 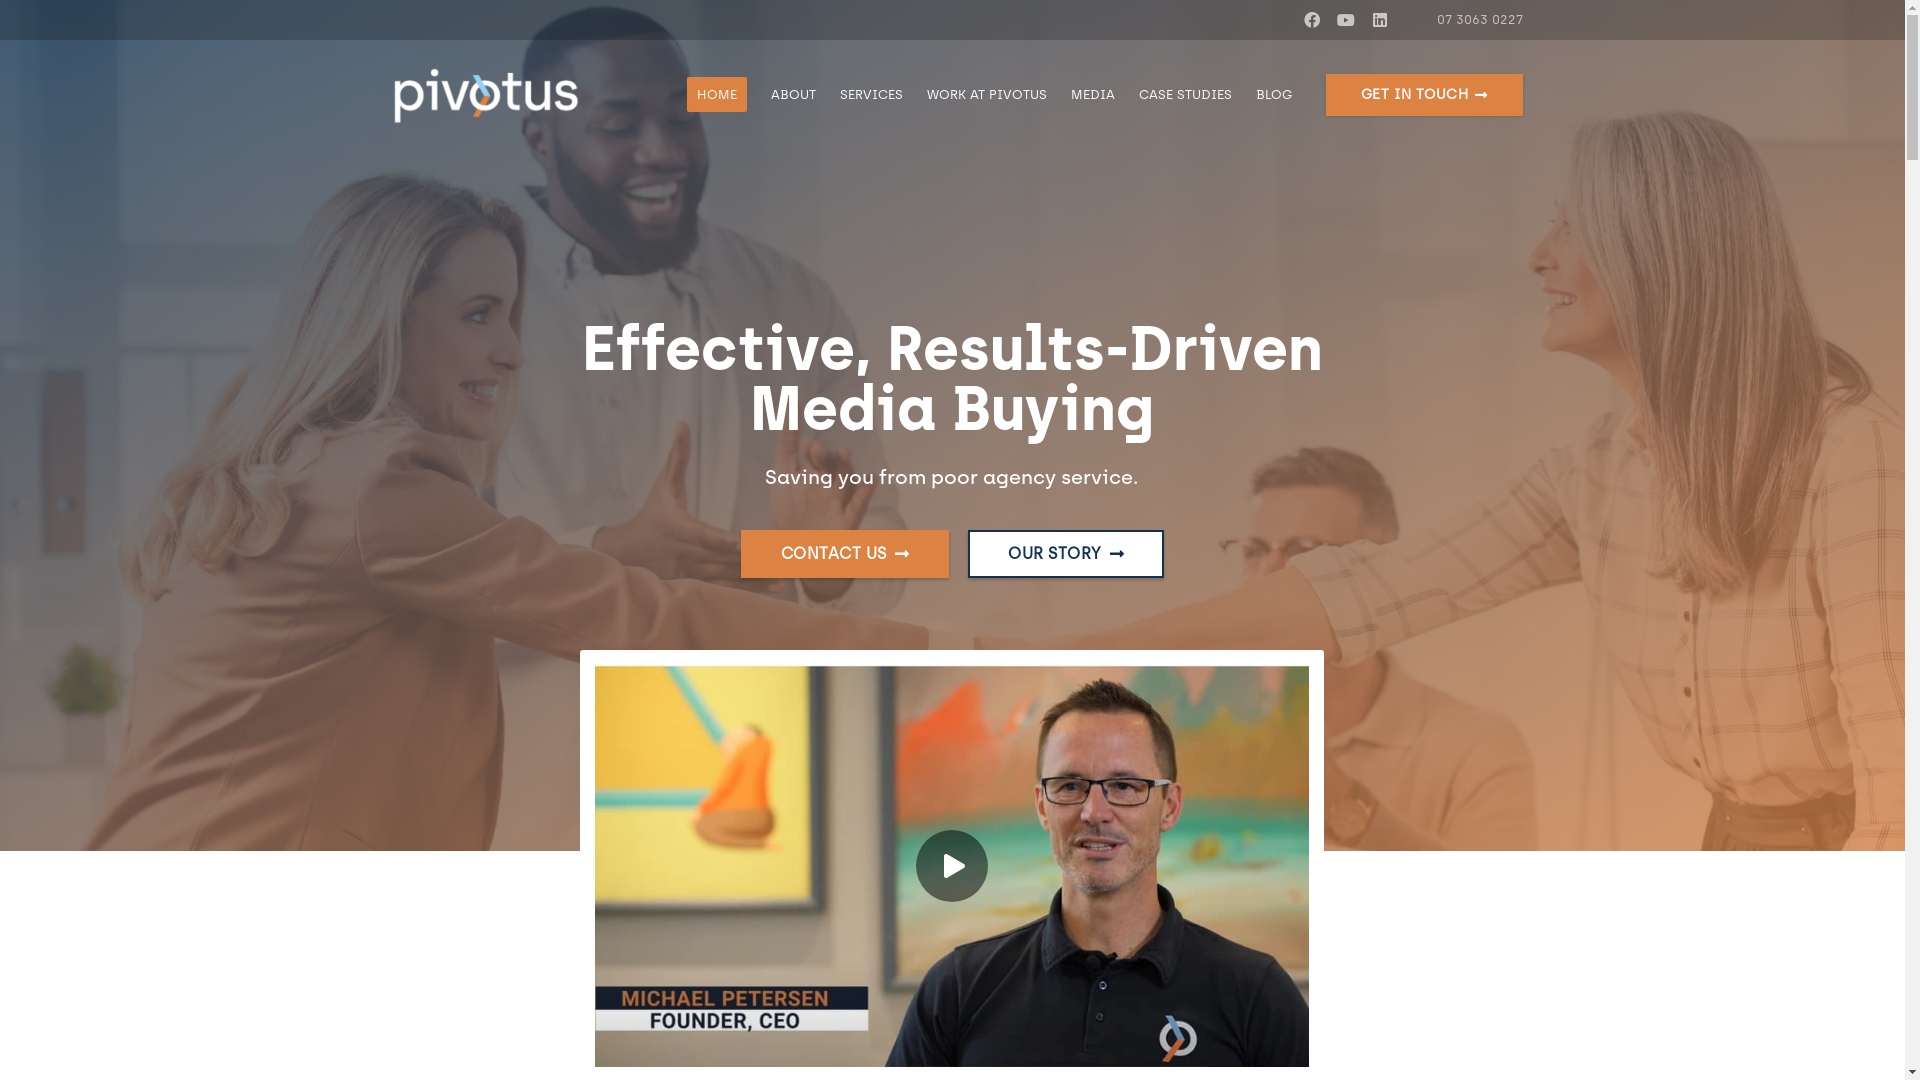 What do you see at coordinates (1423, 95) in the screenshot?
I see `'GET IN TOUCH'` at bounding box center [1423, 95].